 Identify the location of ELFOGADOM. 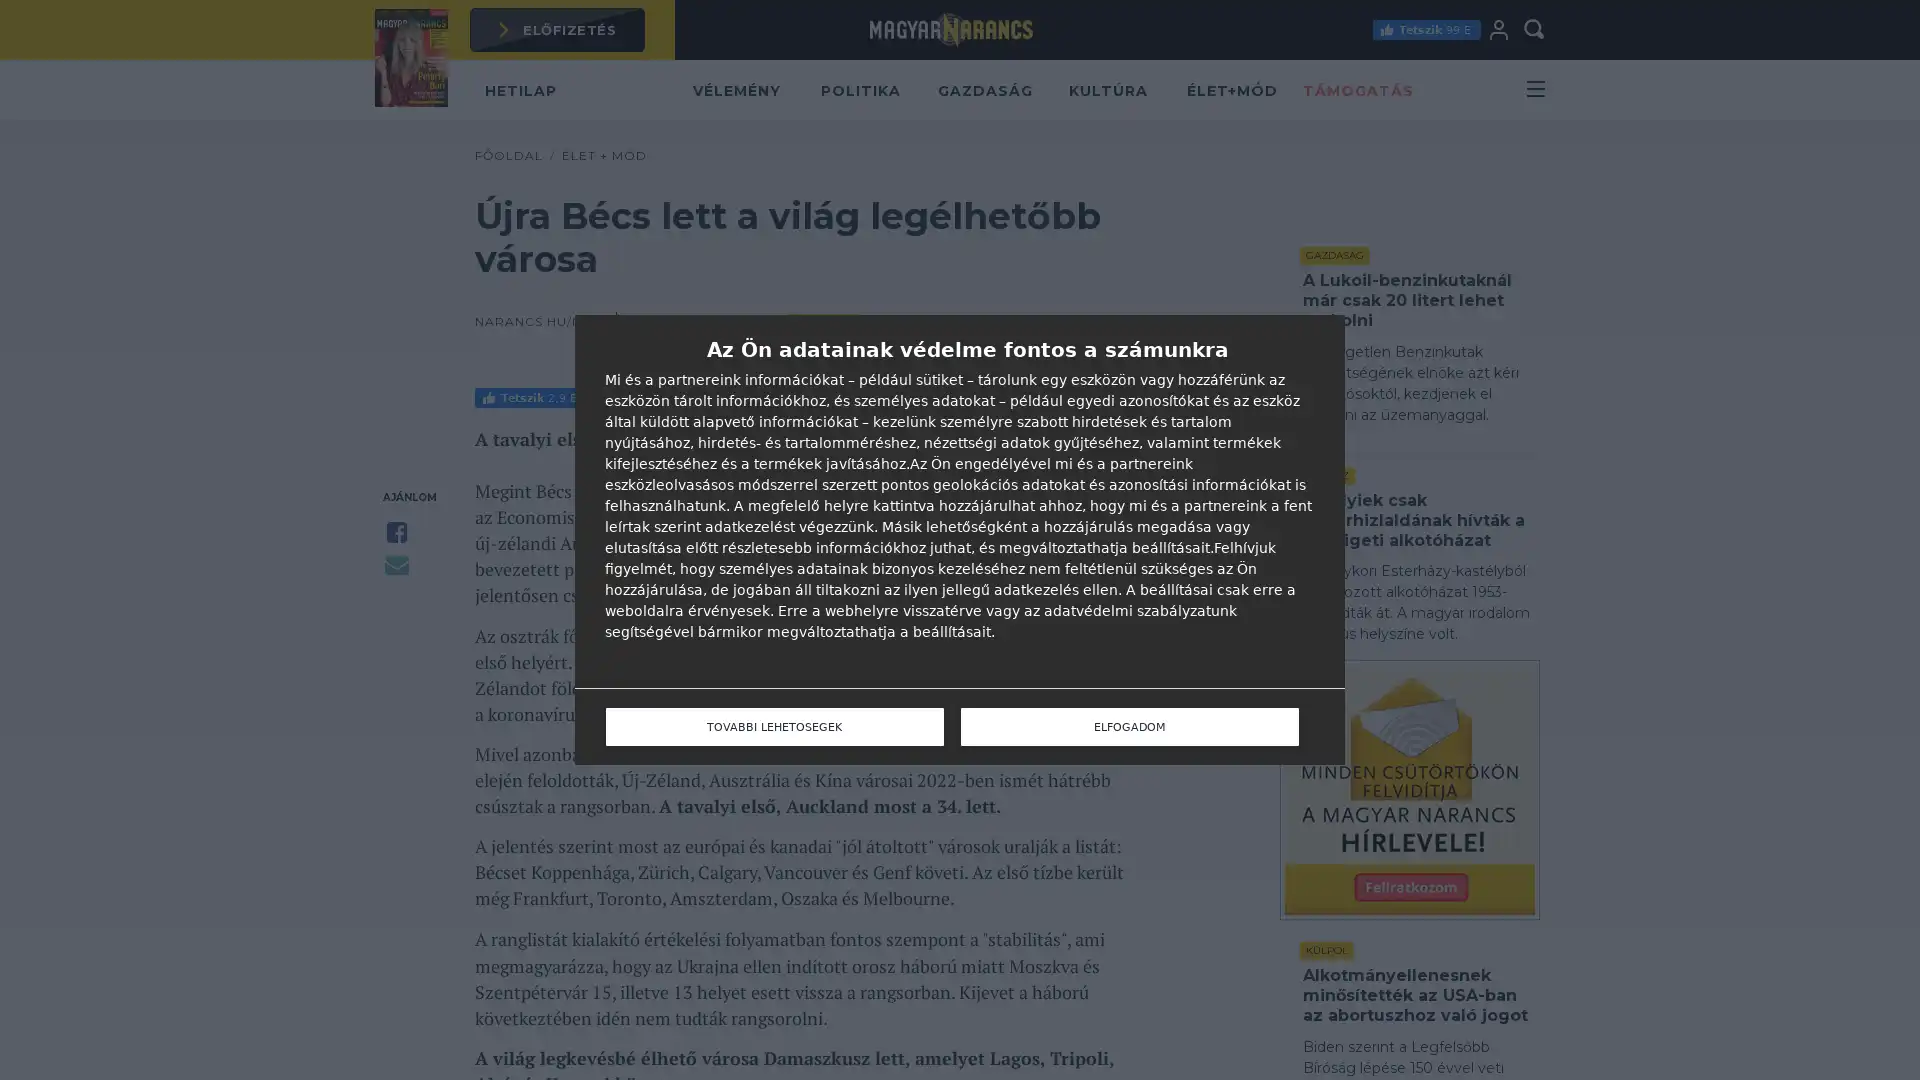
(1129, 726).